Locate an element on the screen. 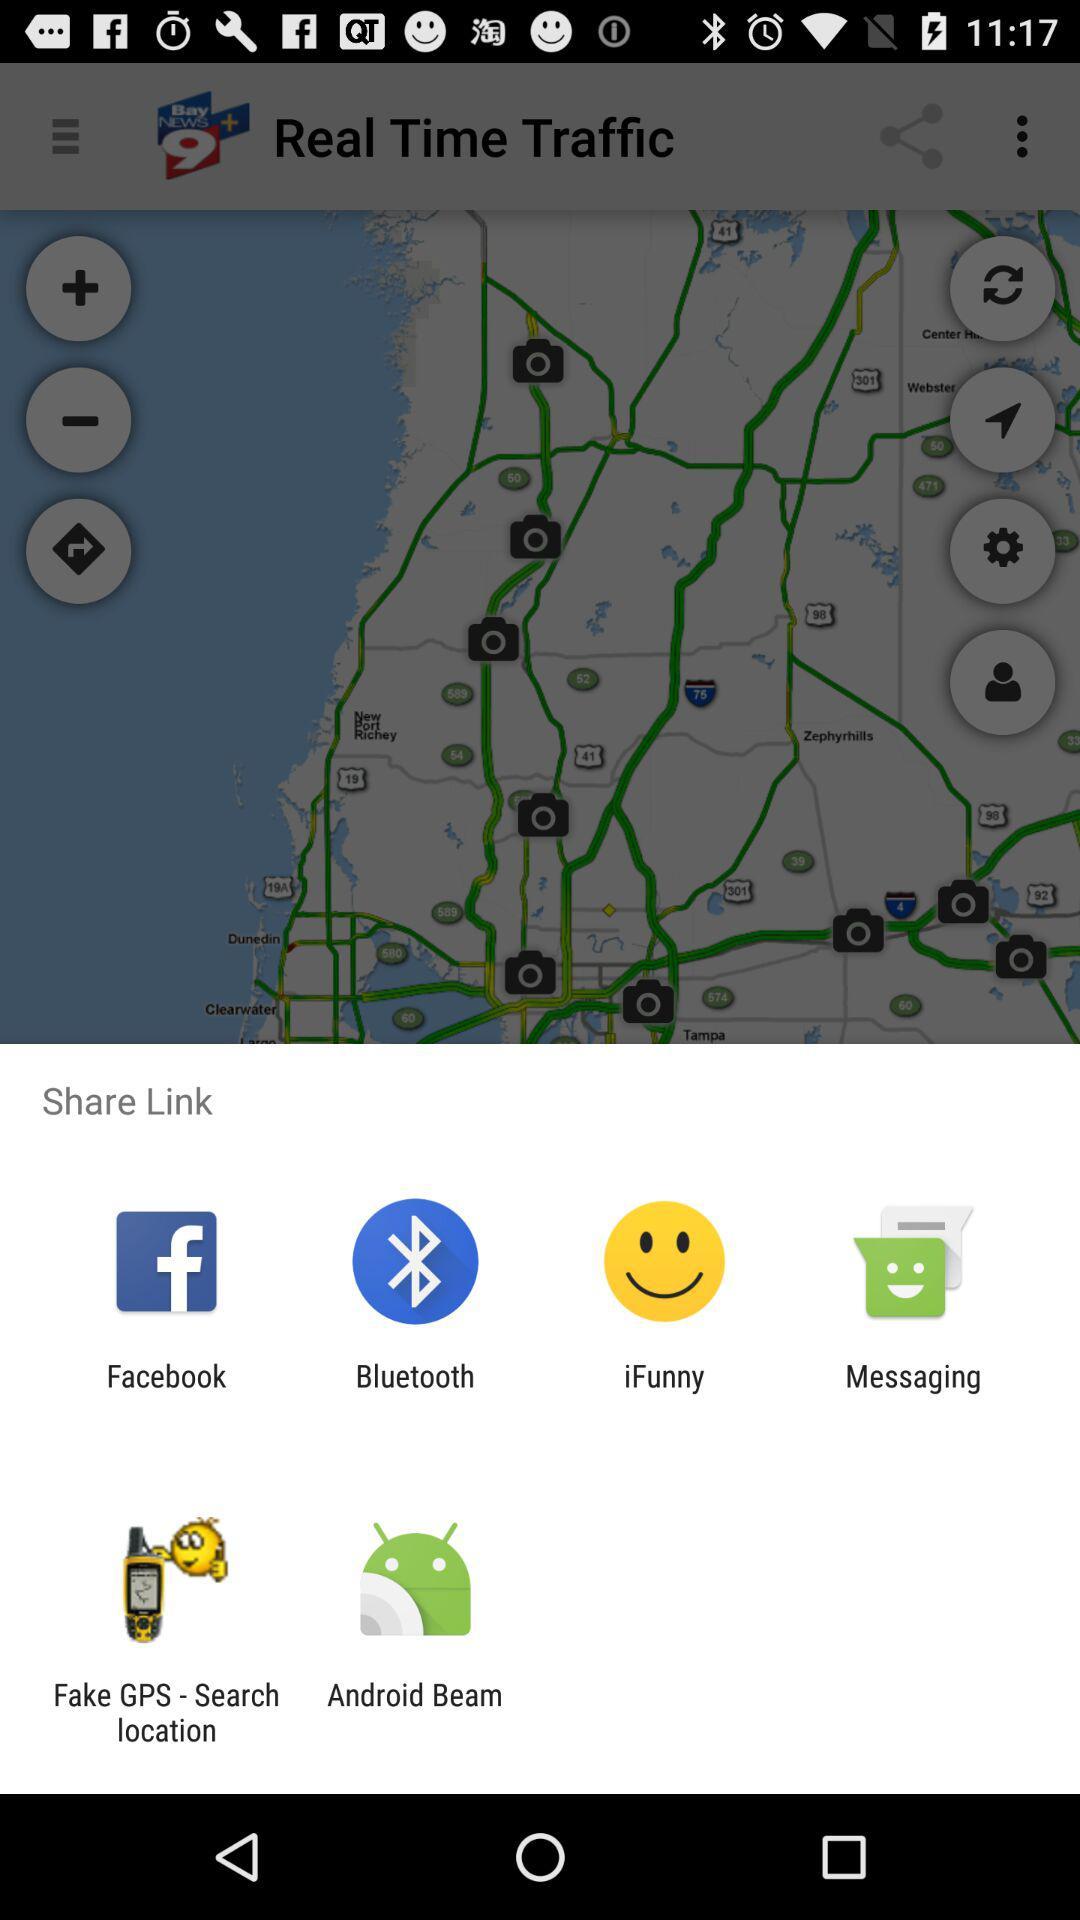  the android beam is located at coordinates (414, 1711).